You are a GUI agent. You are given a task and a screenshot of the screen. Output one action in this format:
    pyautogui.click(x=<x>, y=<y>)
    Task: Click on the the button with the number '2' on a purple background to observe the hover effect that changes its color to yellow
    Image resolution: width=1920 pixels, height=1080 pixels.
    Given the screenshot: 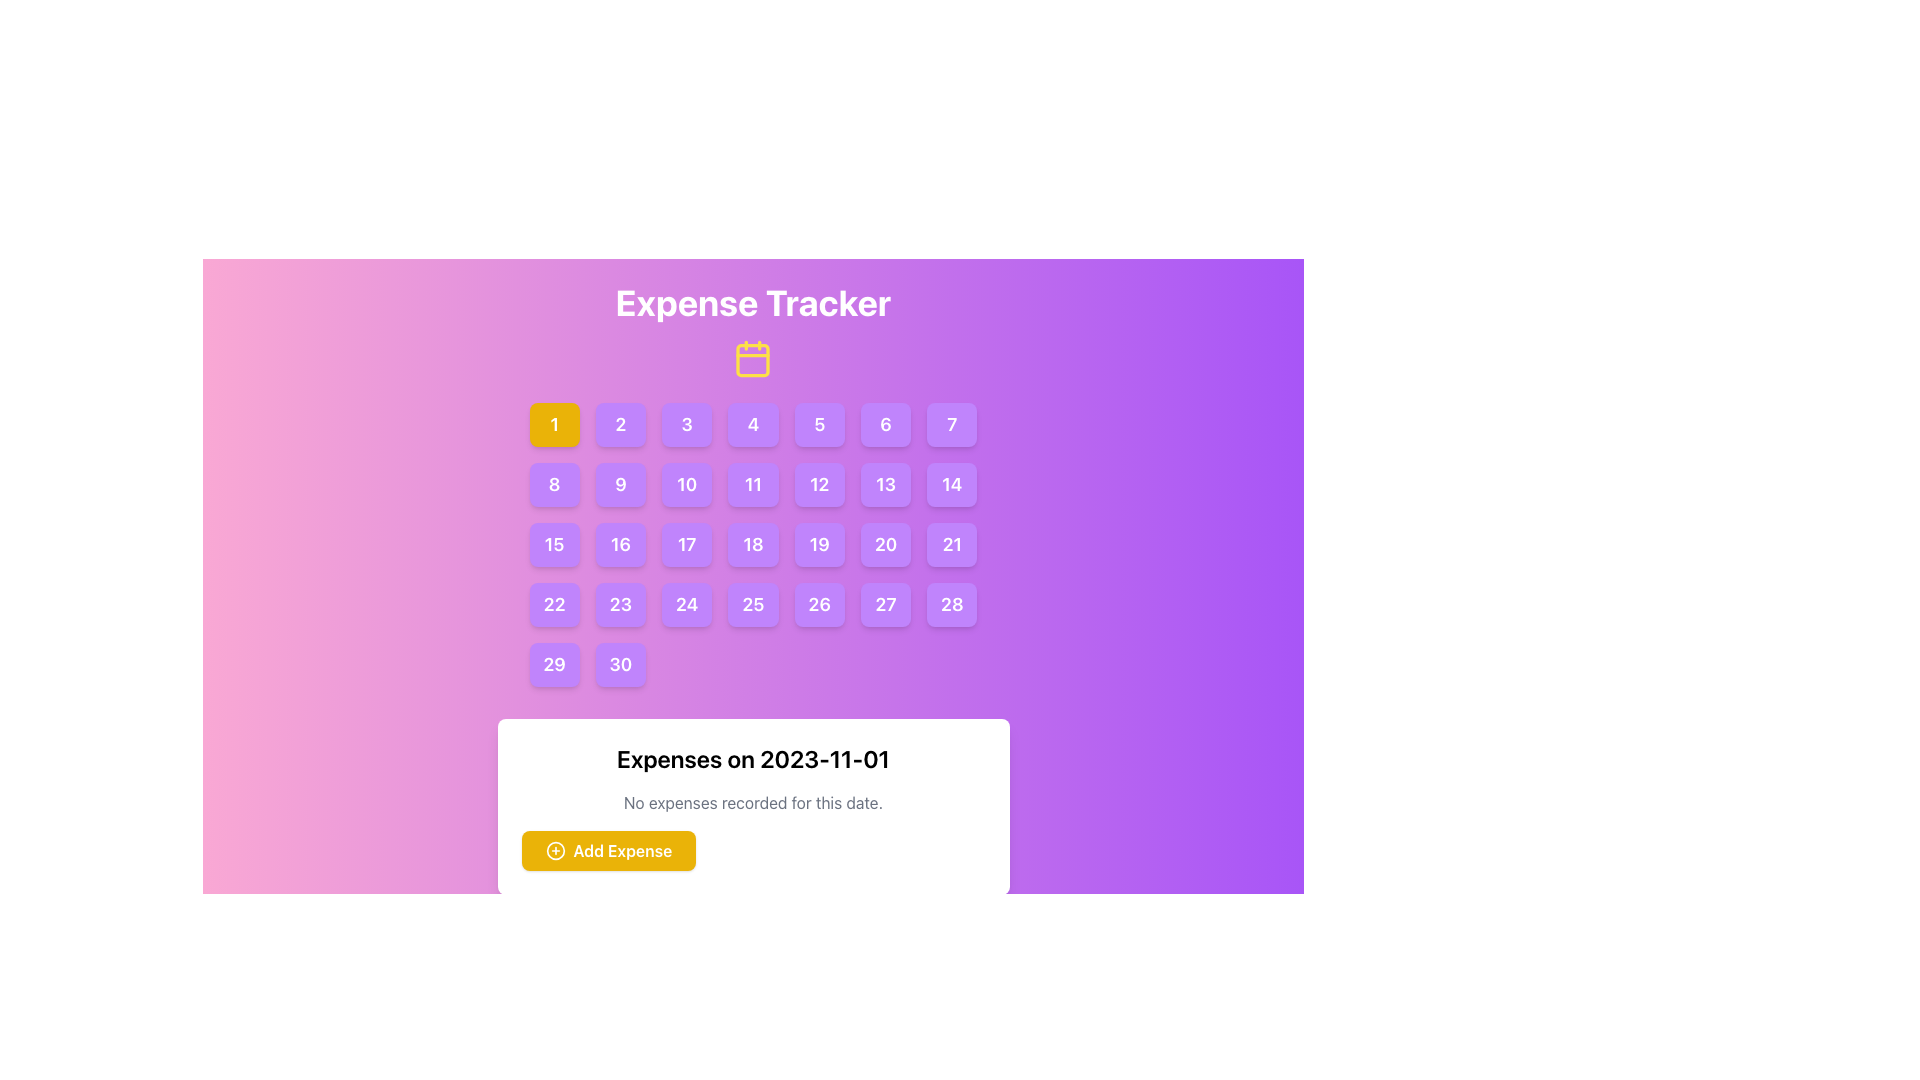 What is the action you would take?
    pyautogui.click(x=619, y=423)
    